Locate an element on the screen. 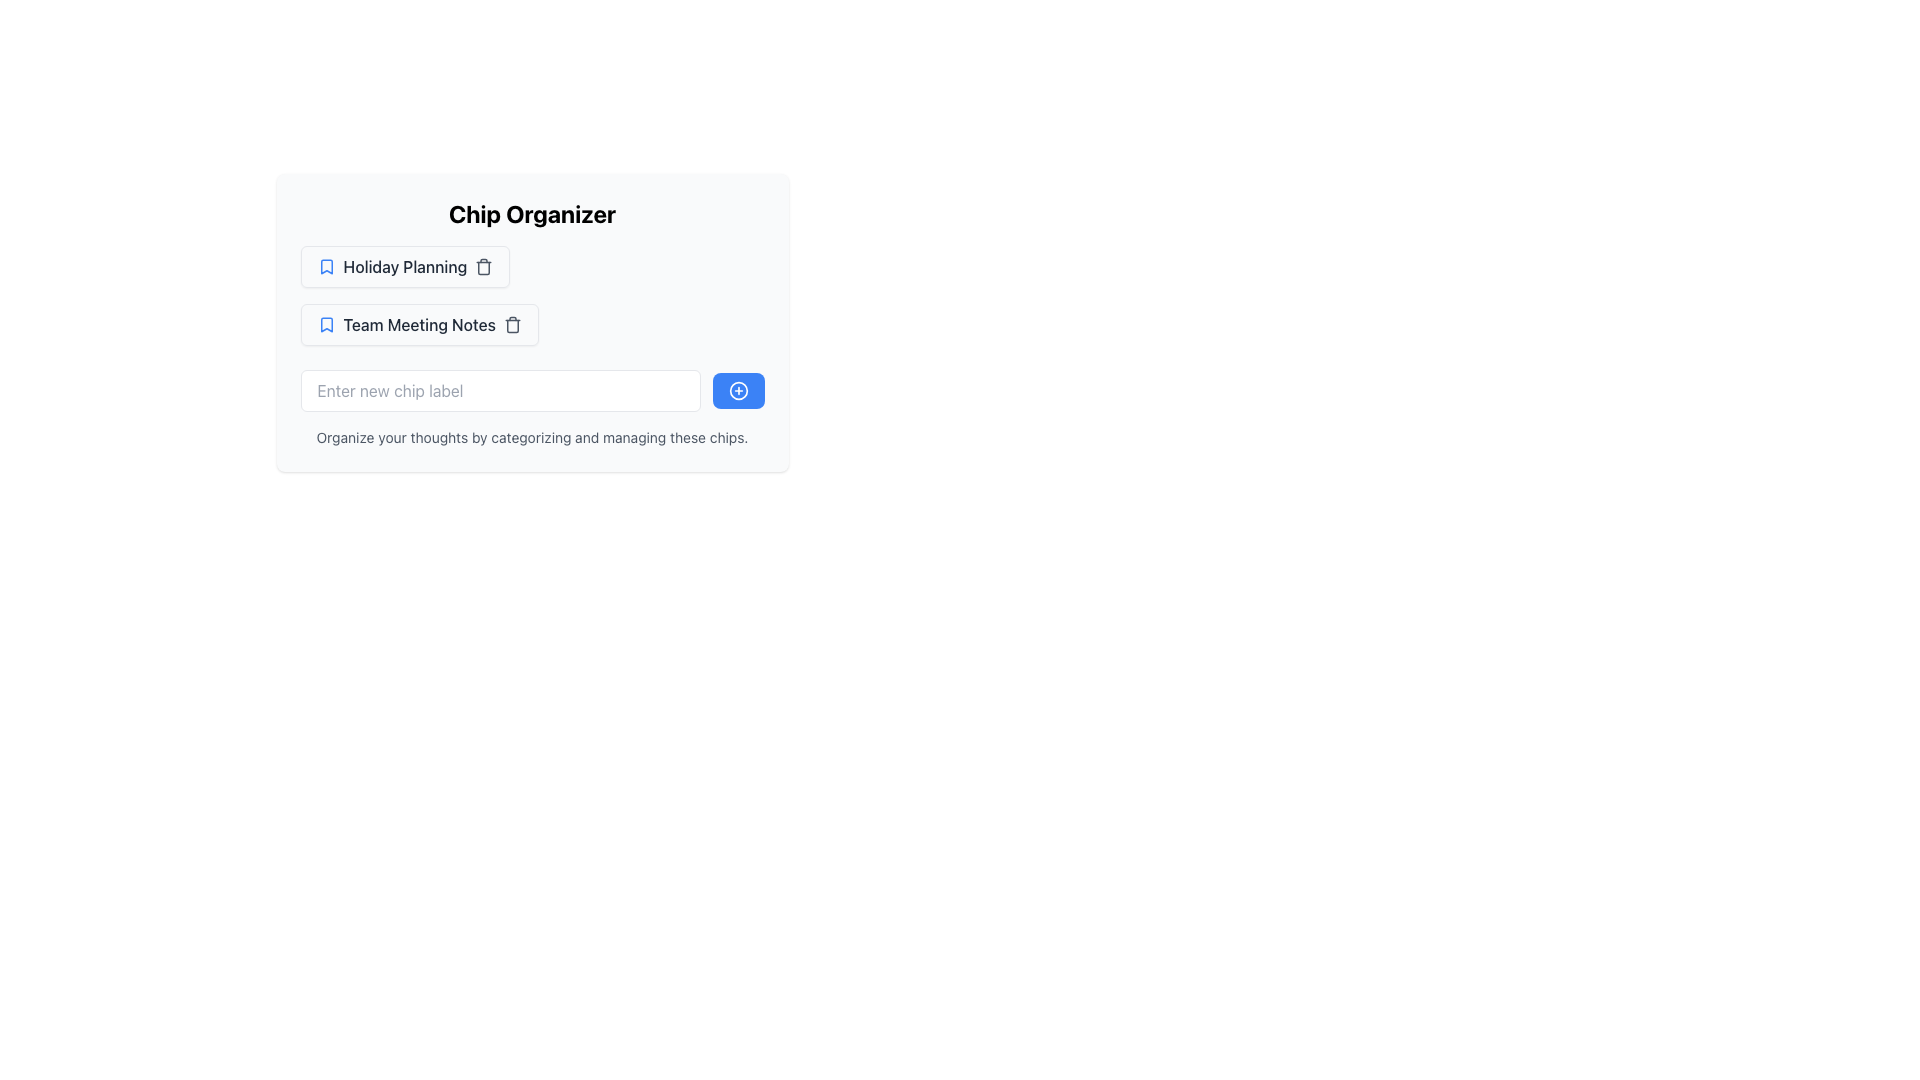 The width and height of the screenshot is (1920, 1080). the blue rounded rectangular button with a plus sign icon is located at coordinates (737, 390).